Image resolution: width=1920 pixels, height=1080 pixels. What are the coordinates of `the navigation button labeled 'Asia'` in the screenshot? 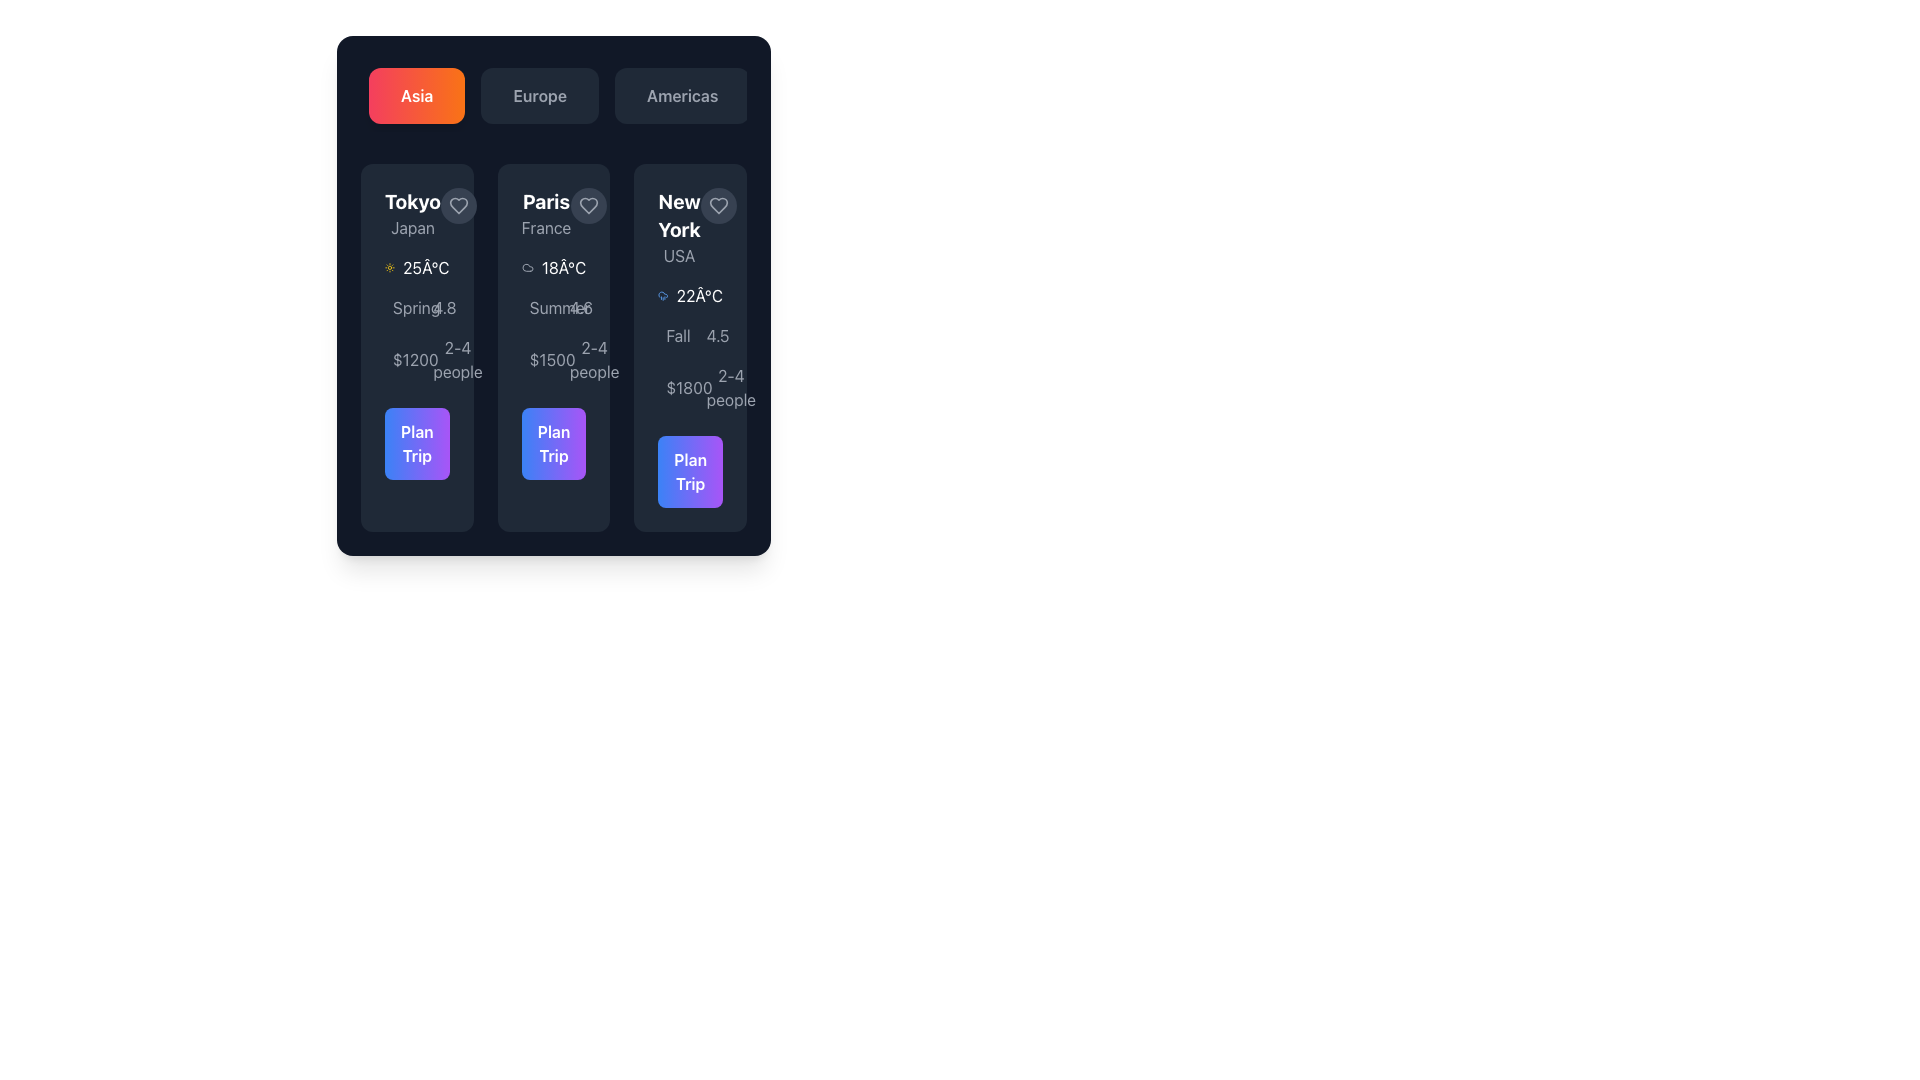 It's located at (416, 96).